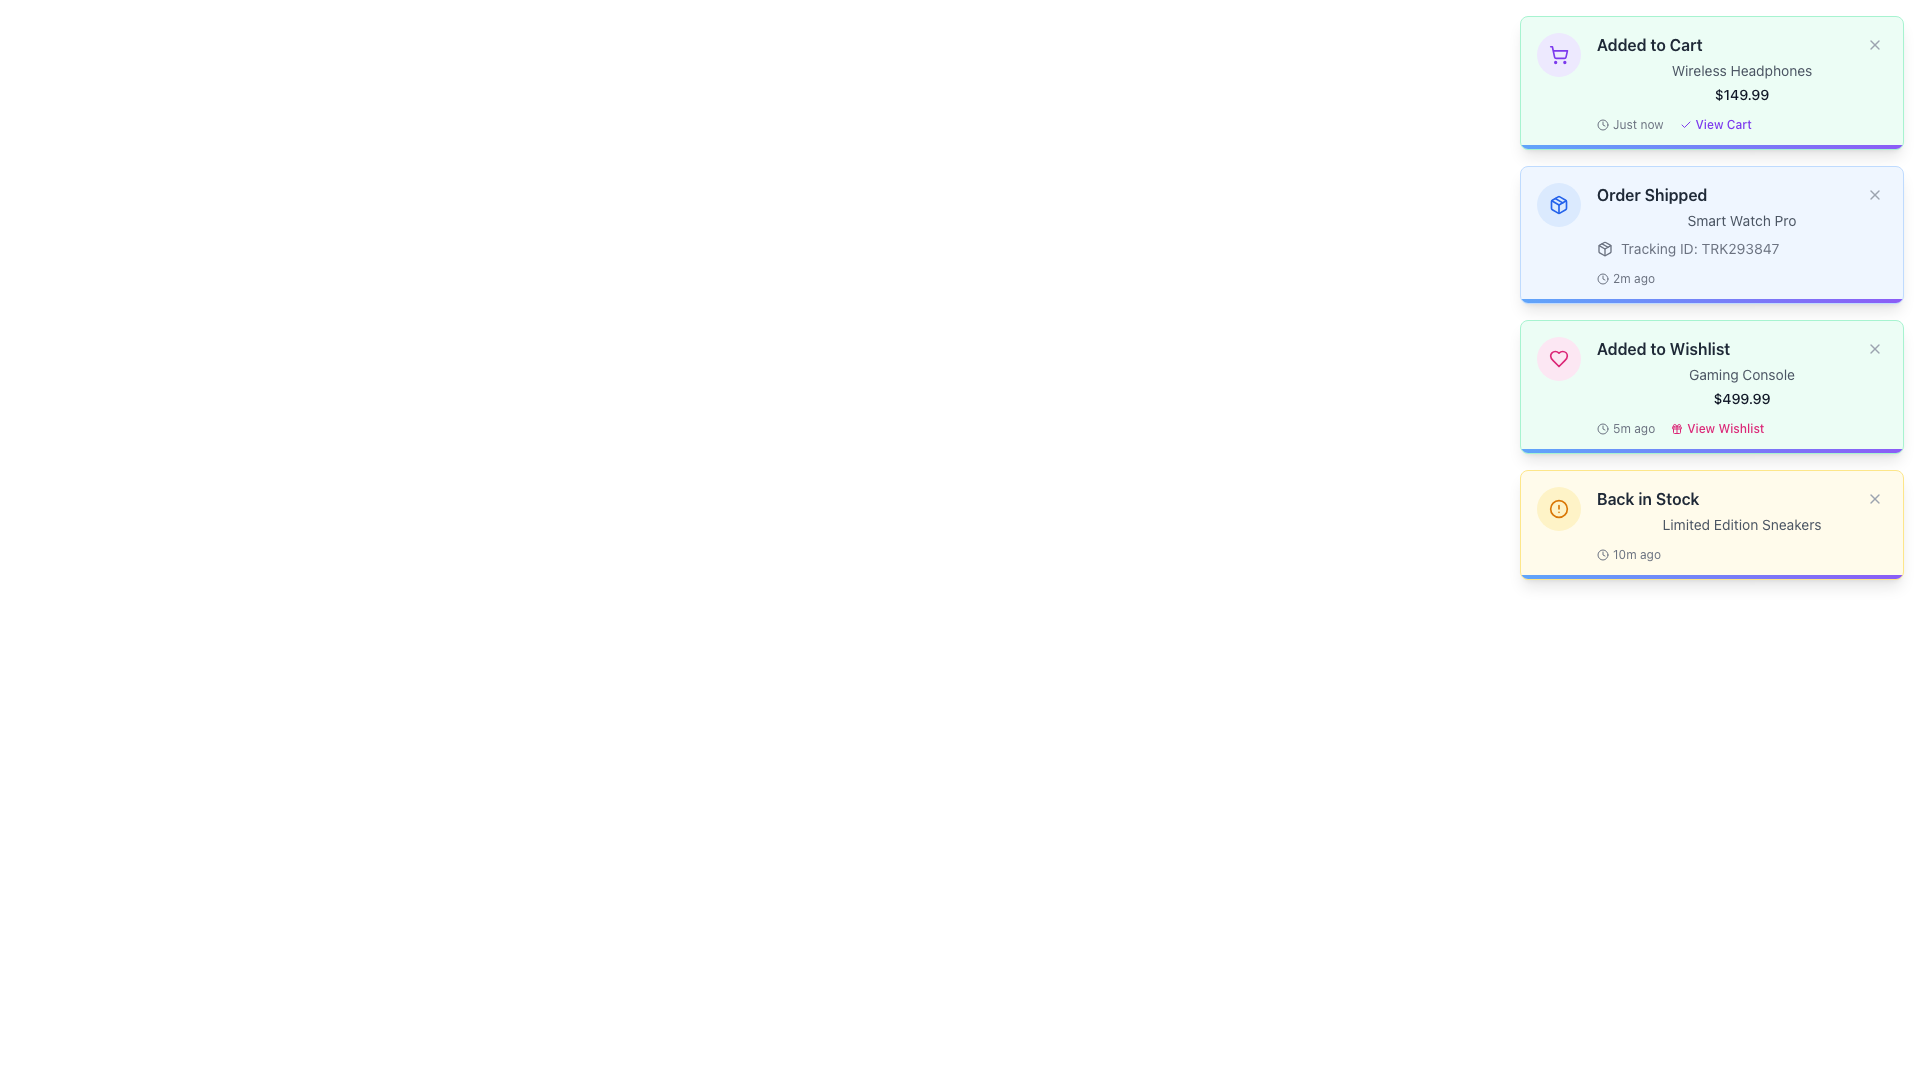 The width and height of the screenshot is (1920, 1080). Describe the element at coordinates (1741, 234) in the screenshot. I see `the Notification card for an order update, which is the second card in a vertically stacked list` at that location.